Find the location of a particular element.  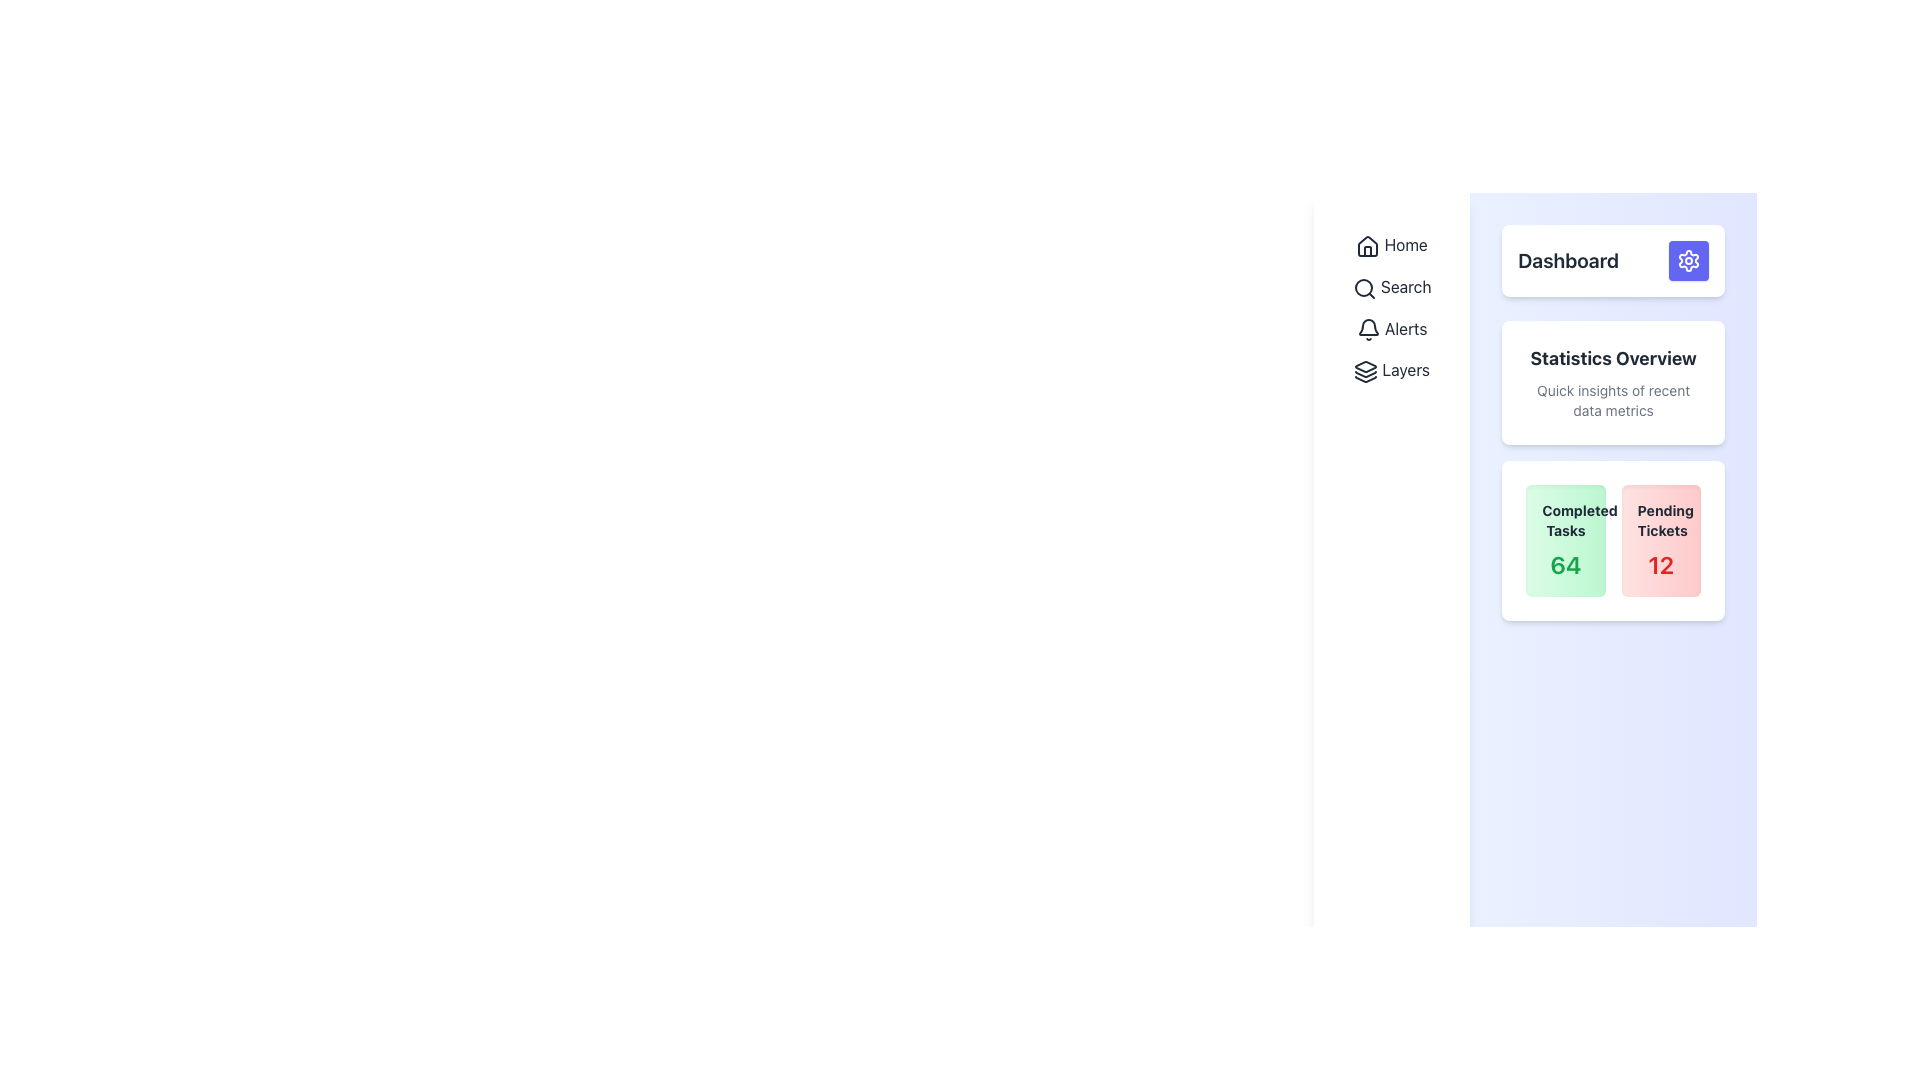

the header element that indicates the purpose of the 'Dashboard' and includes a gear icon for settings access is located at coordinates (1613, 260).